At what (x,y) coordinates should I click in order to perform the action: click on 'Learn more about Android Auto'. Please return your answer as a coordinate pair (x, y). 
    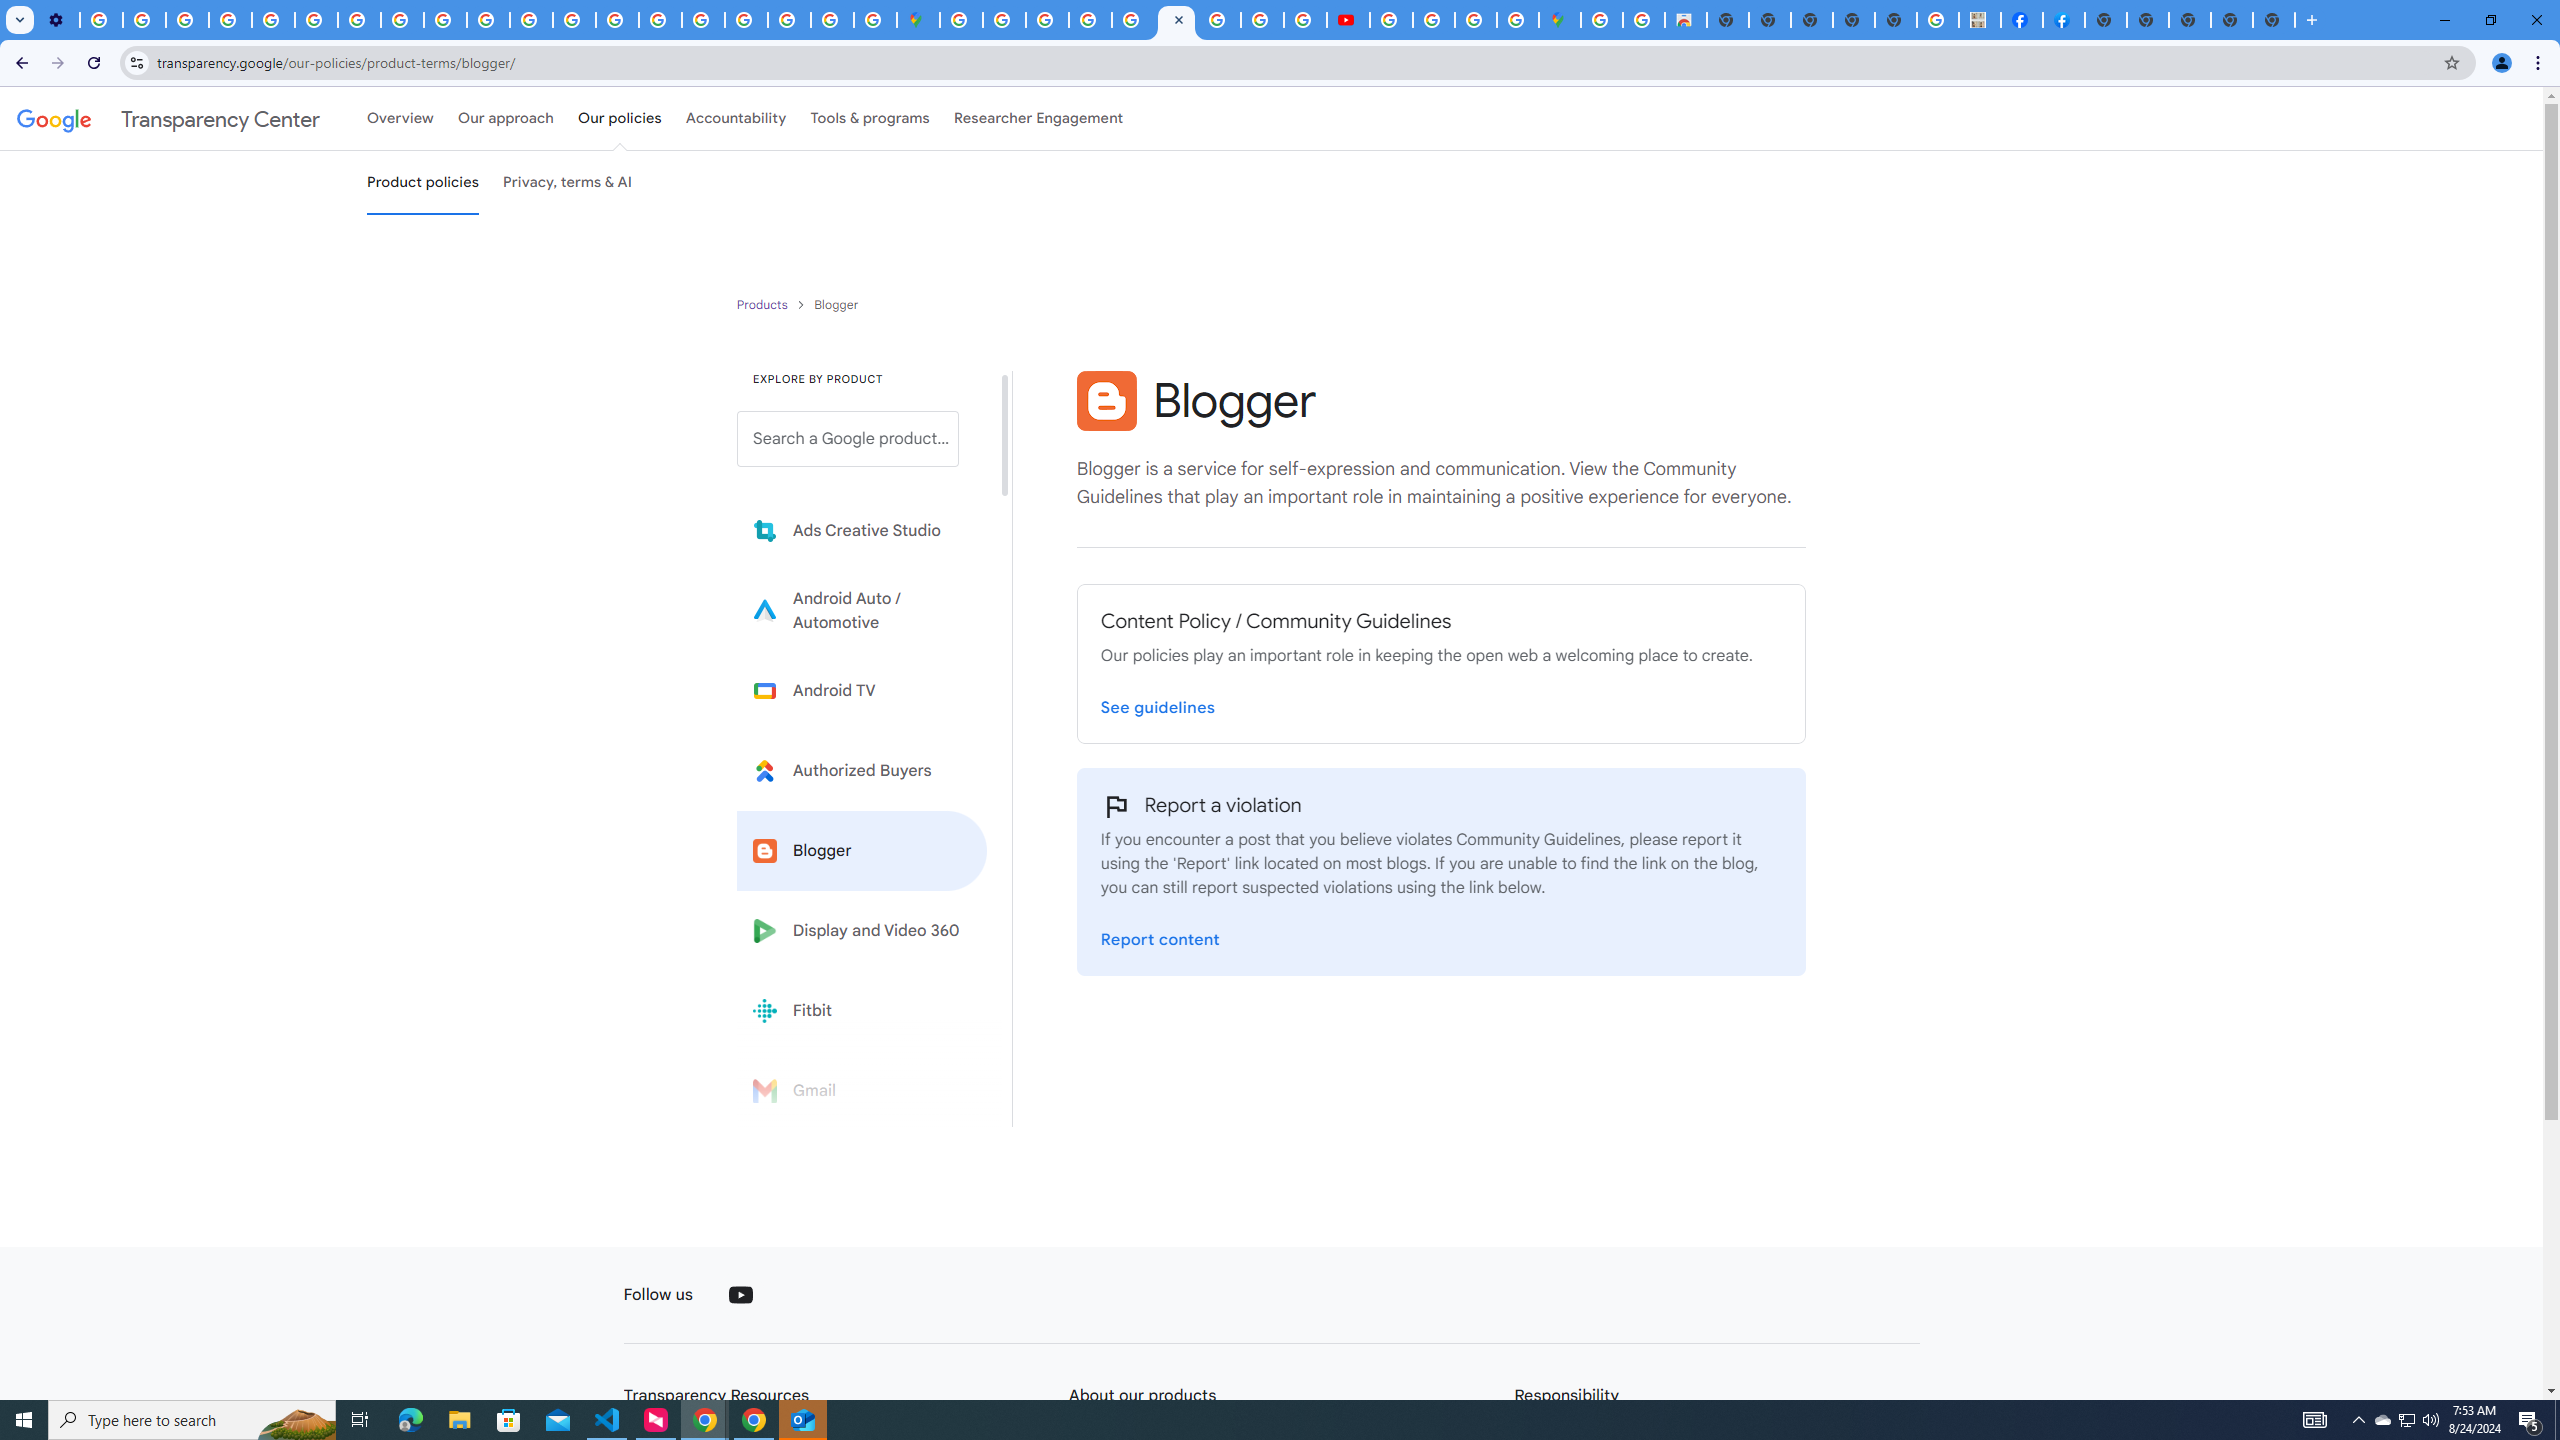
    Looking at the image, I should click on (861, 610).